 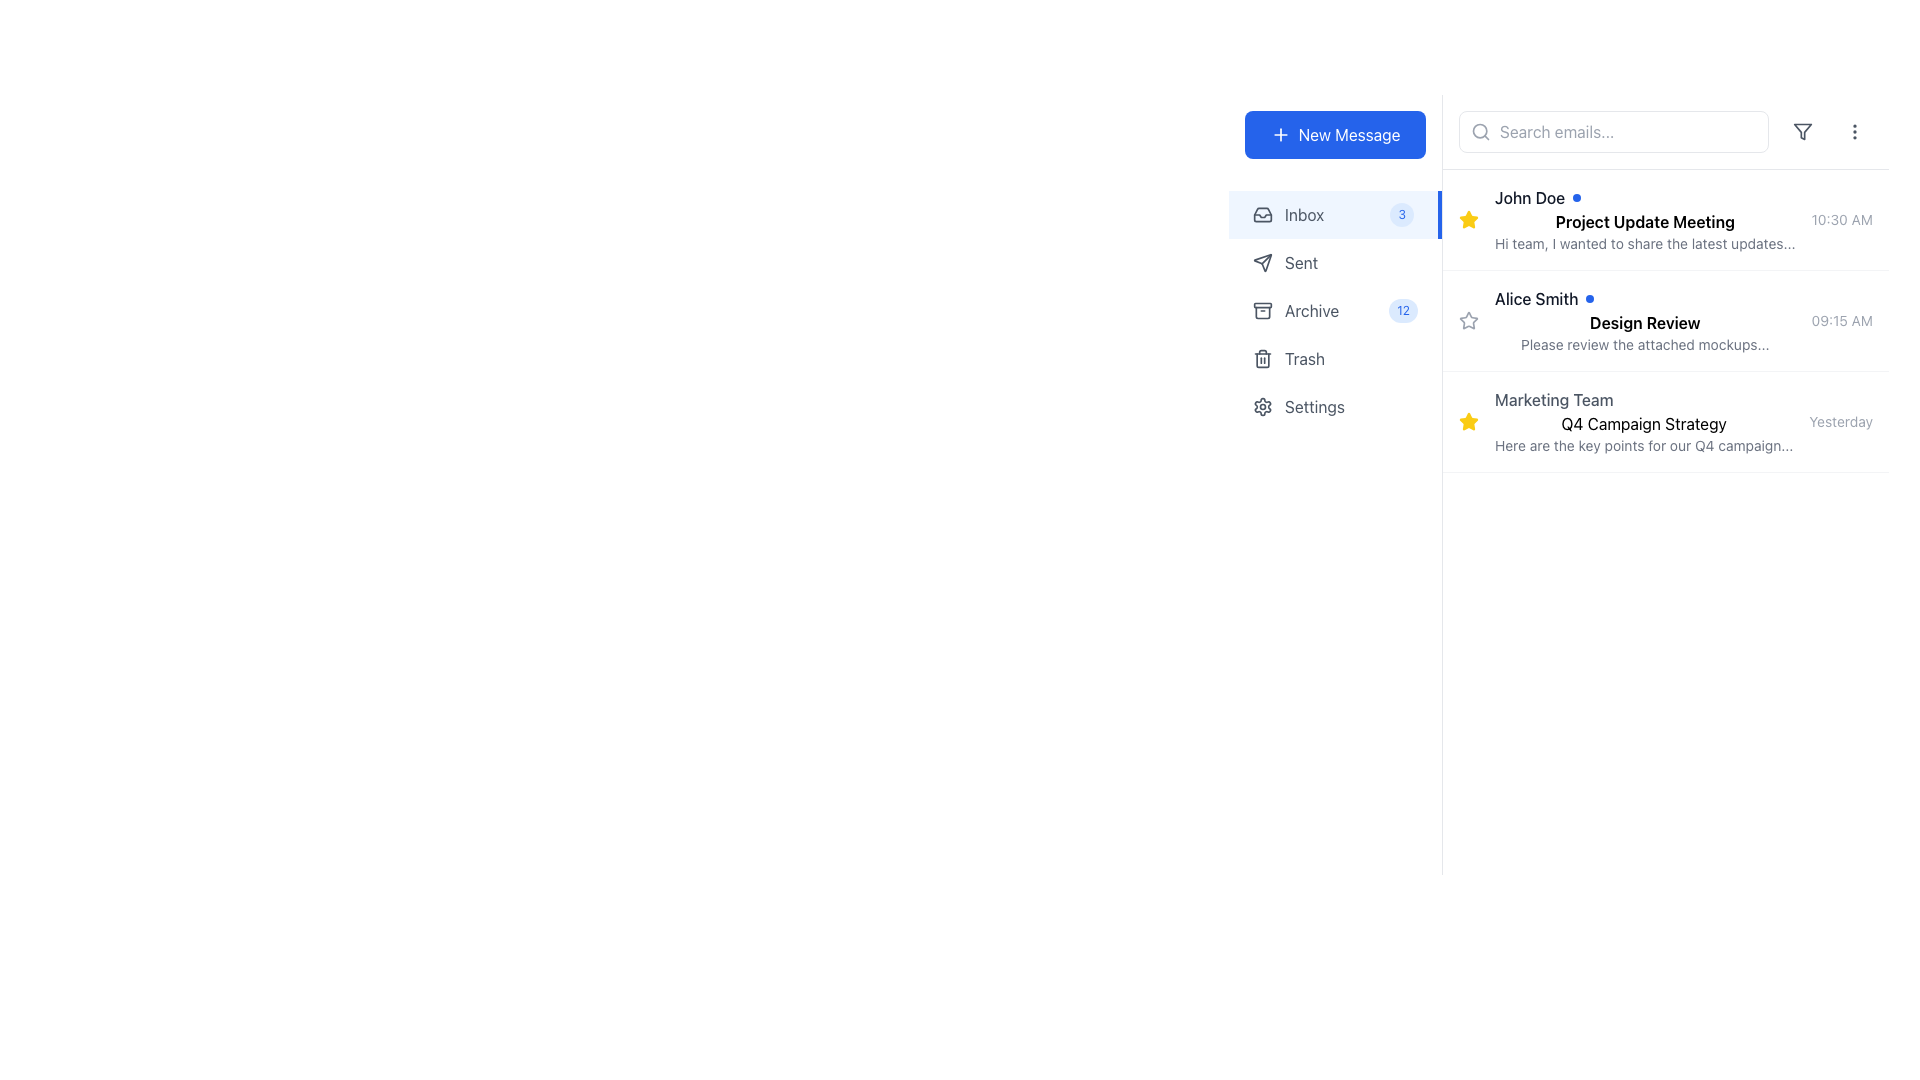 What do you see at coordinates (1529, 197) in the screenshot?
I see `the text label displaying the name 'John Doe' which is part of the first email entry in the list, located between a star icon and a blue dot indicator` at bounding box center [1529, 197].